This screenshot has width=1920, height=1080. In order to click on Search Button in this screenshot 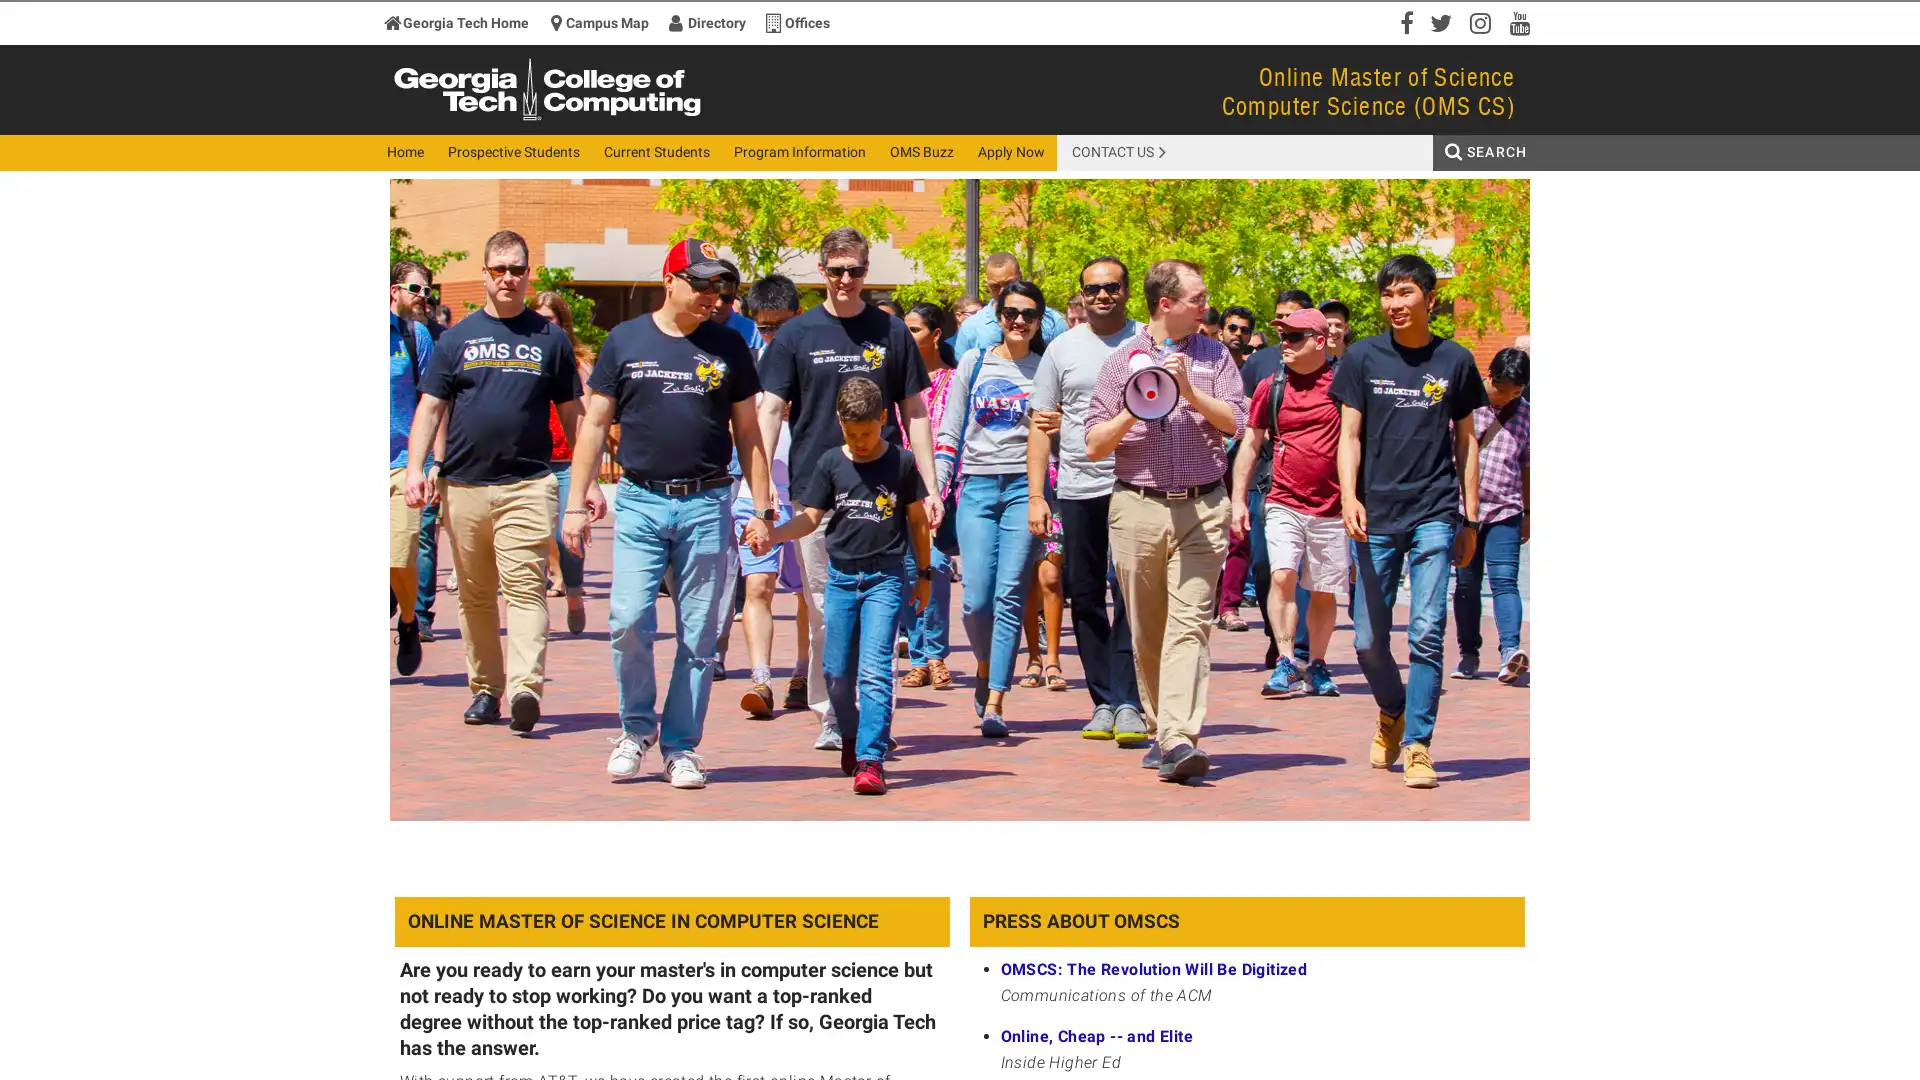, I will do `click(1642, 182)`.